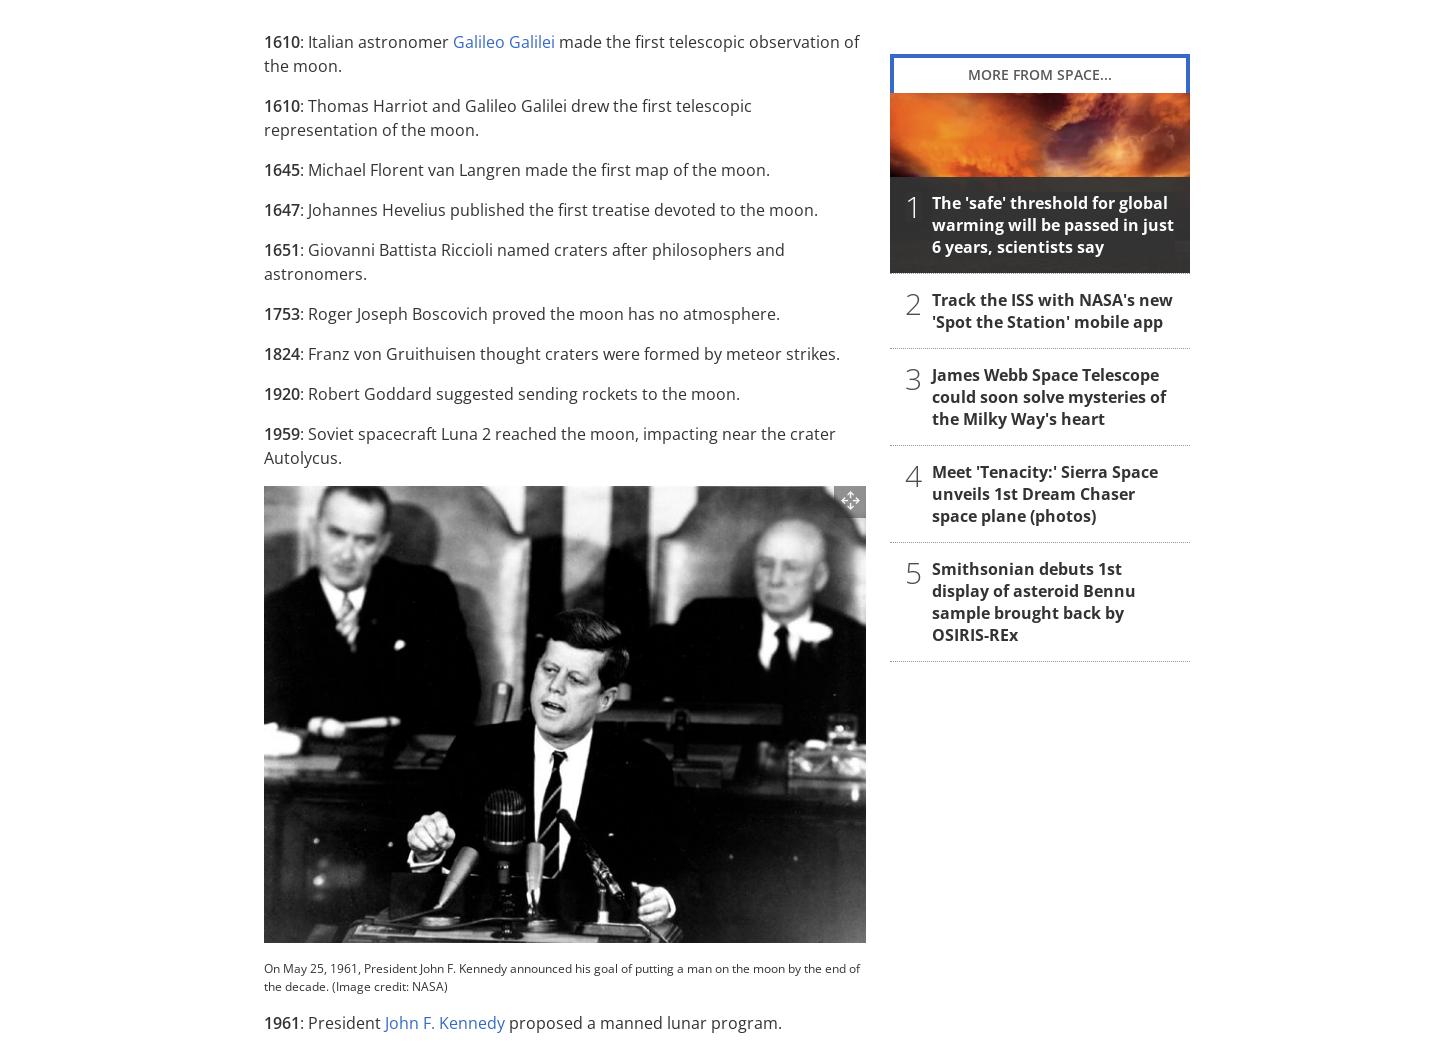 The image size is (1450, 1044). What do you see at coordinates (300, 40) in the screenshot?
I see `': Italian astronomer'` at bounding box center [300, 40].